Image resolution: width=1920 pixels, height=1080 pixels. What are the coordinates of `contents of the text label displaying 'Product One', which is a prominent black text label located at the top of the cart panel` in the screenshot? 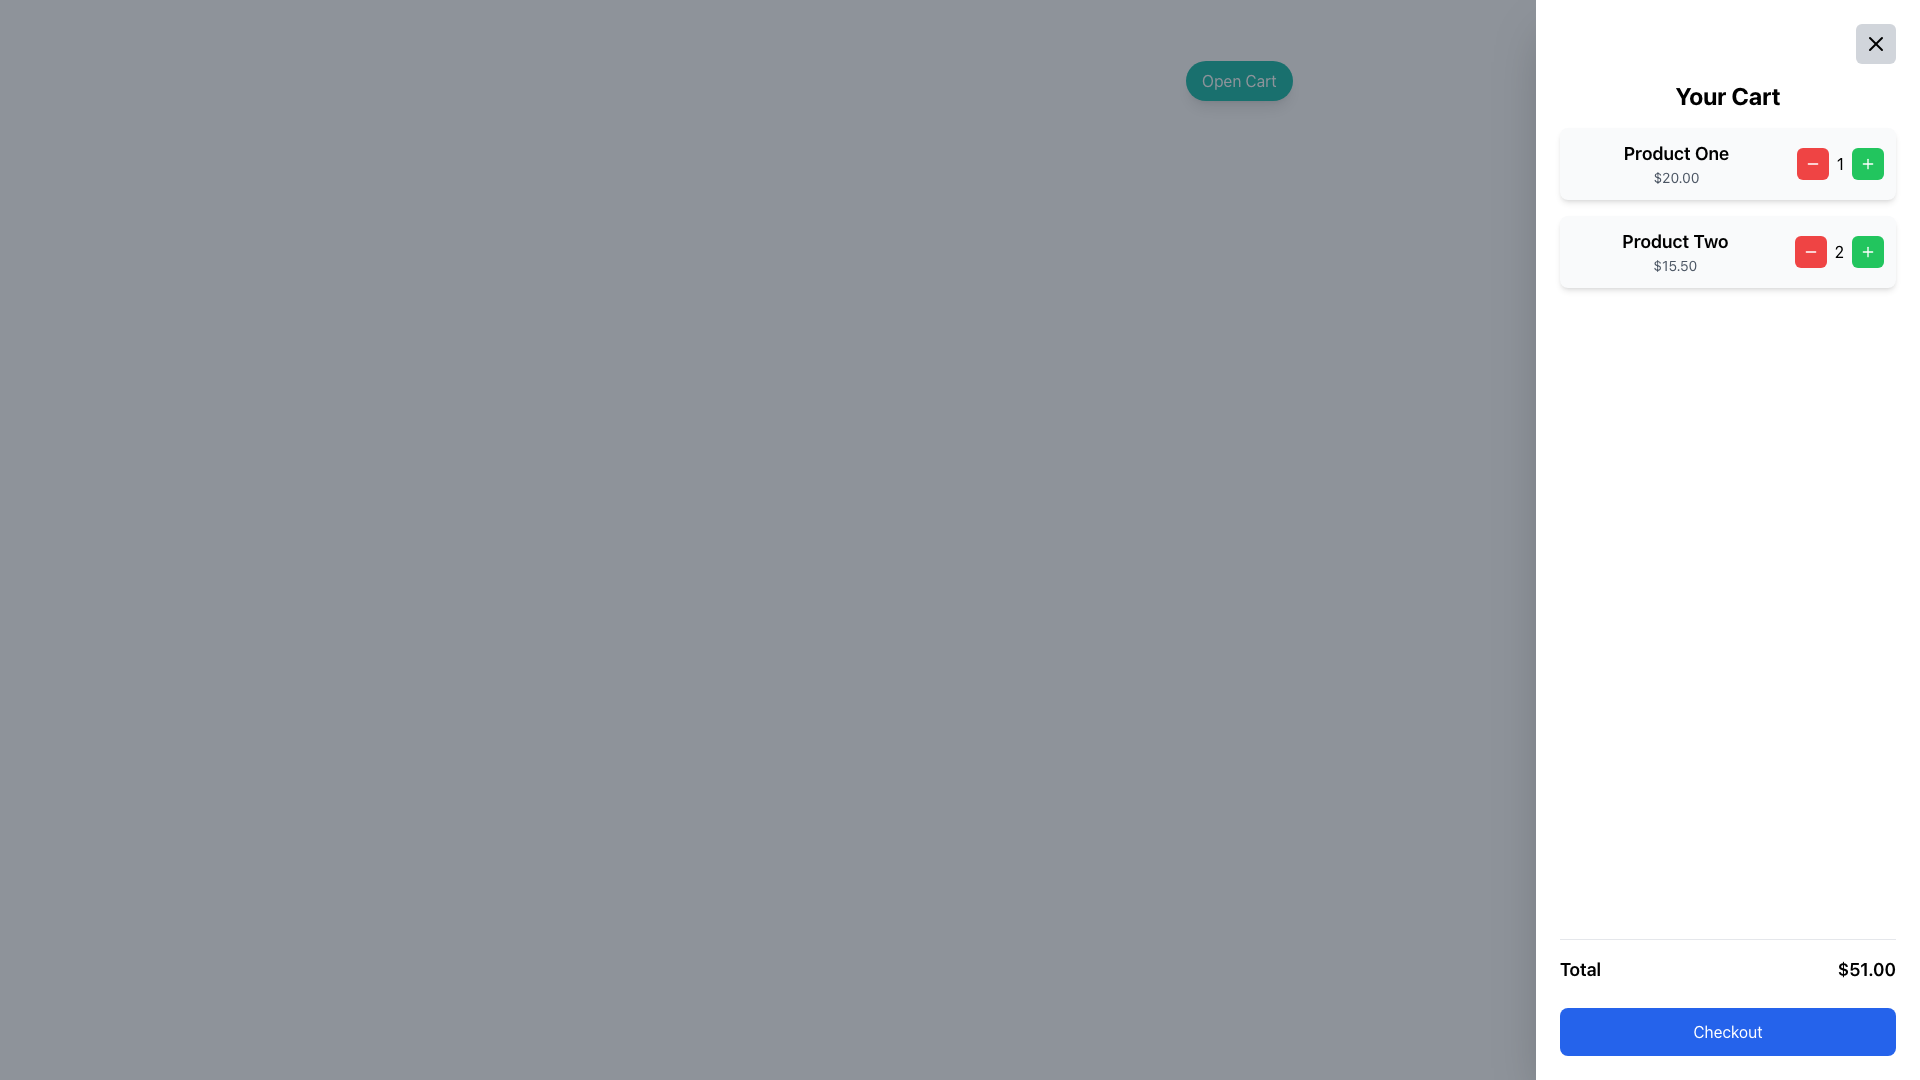 It's located at (1676, 153).